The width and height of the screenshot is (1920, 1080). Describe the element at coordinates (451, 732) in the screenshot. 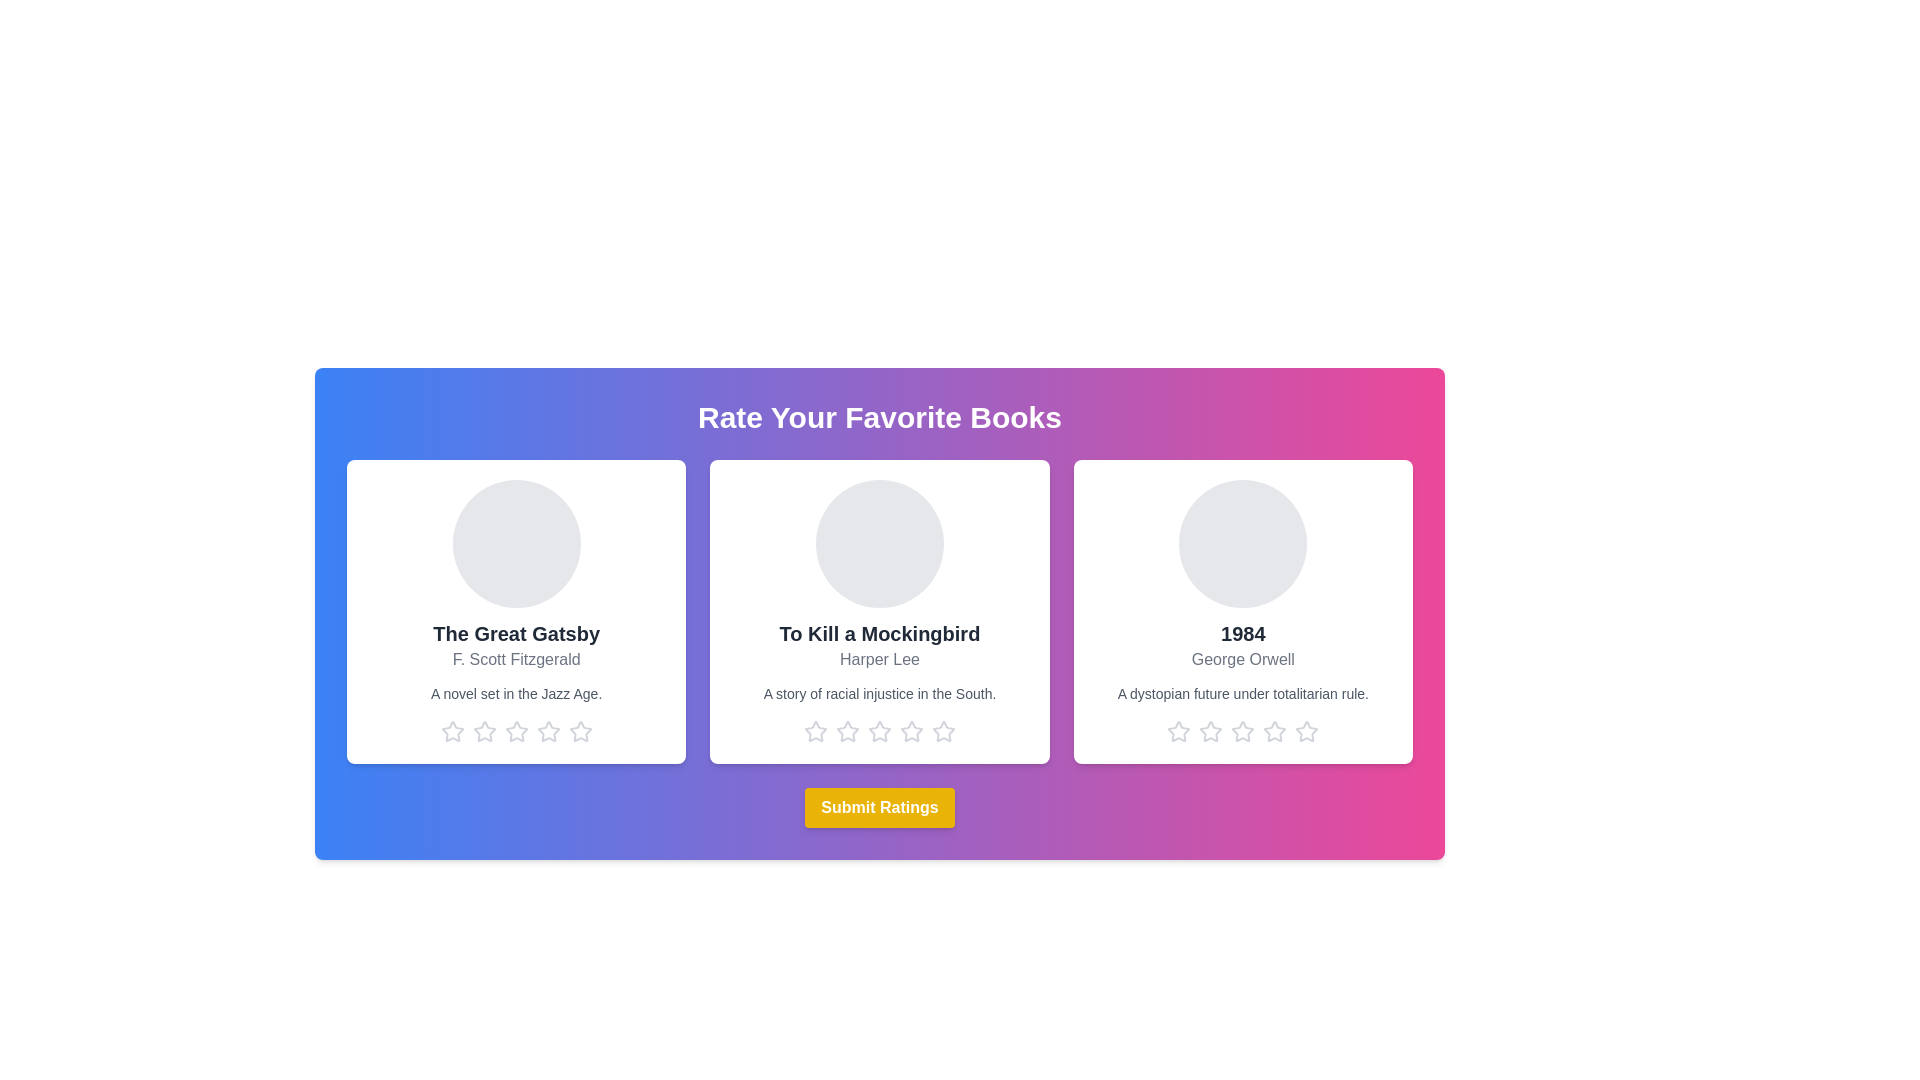

I see `the star corresponding to the rating 1 for the book titled The Great Gatsby` at that location.